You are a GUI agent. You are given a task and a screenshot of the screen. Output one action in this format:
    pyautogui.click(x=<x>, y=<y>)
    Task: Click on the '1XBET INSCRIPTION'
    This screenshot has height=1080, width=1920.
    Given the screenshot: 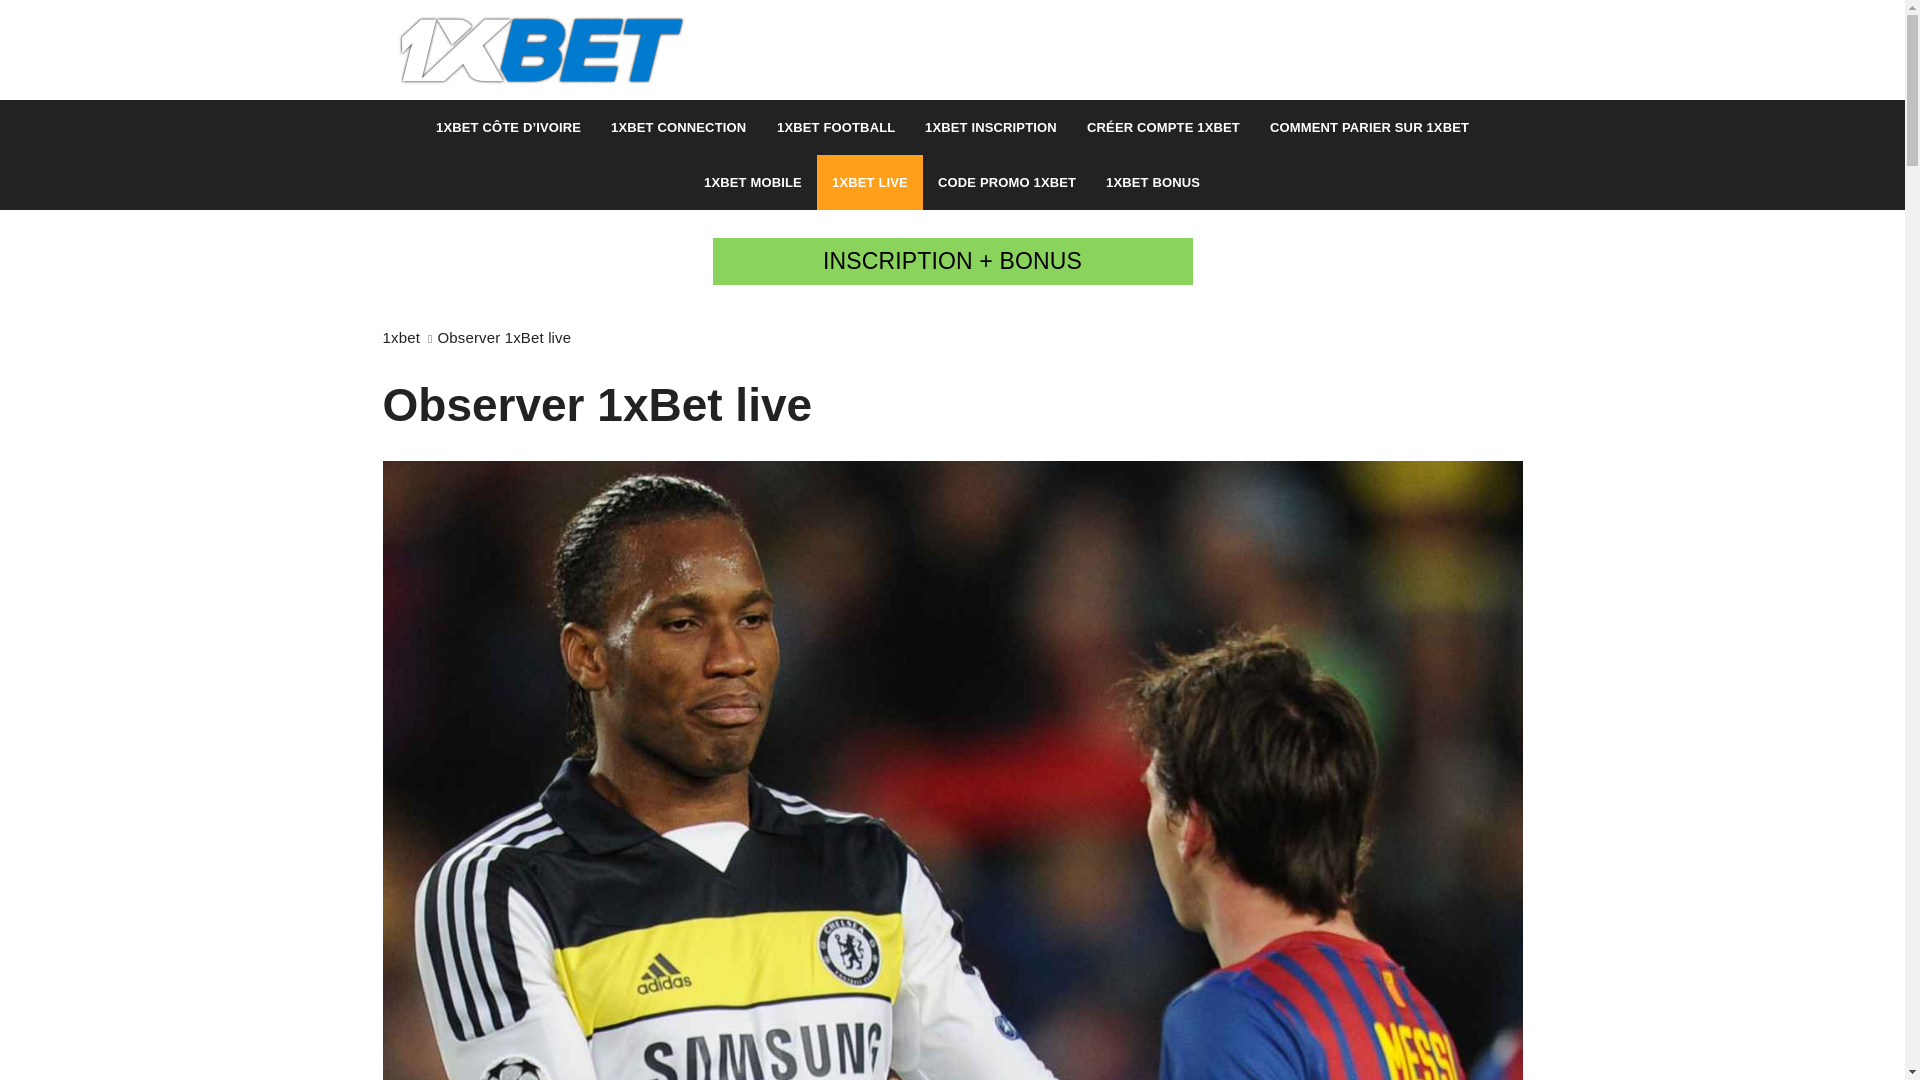 What is the action you would take?
    pyautogui.click(x=990, y=127)
    